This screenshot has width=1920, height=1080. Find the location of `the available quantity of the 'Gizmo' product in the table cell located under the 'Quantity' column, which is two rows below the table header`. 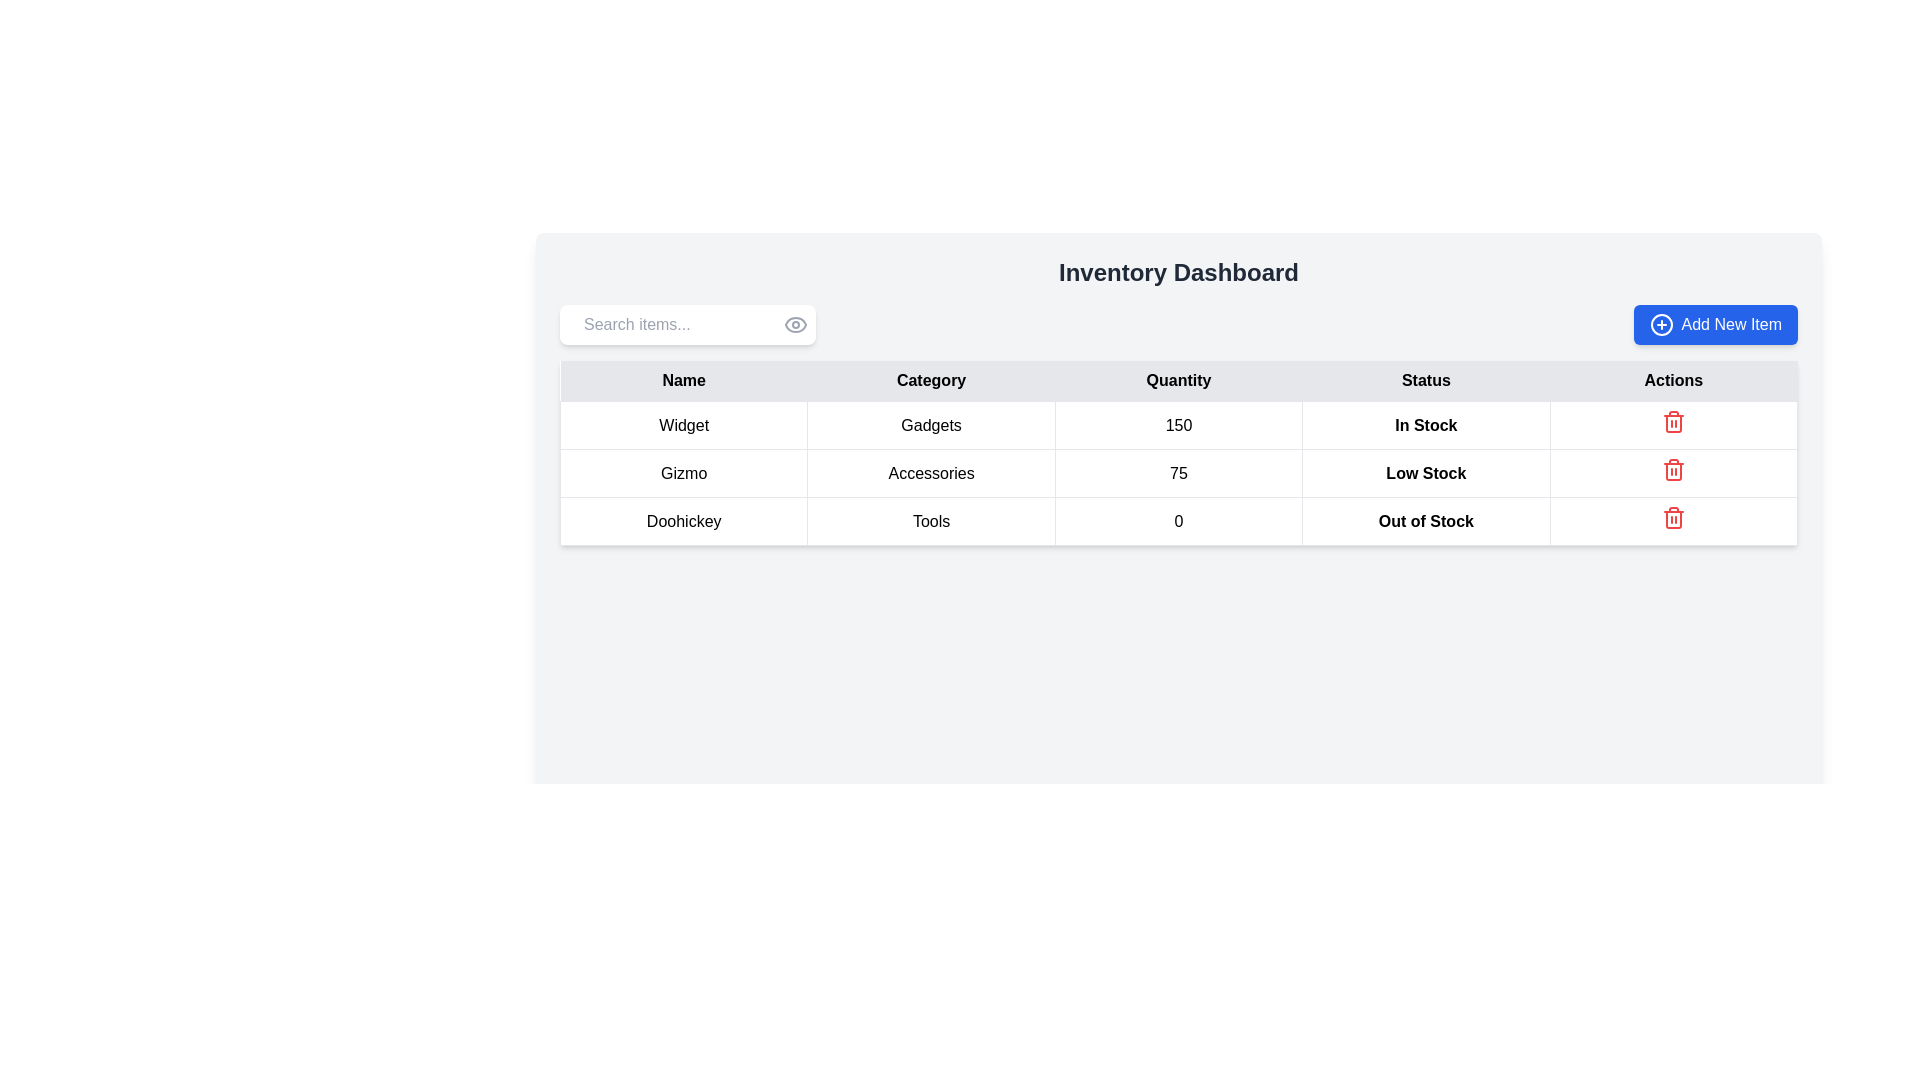

the available quantity of the 'Gizmo' product in the table cell located under the 'Quantity' column, which is two rows below the table header is located at coordinates (1179, 473).